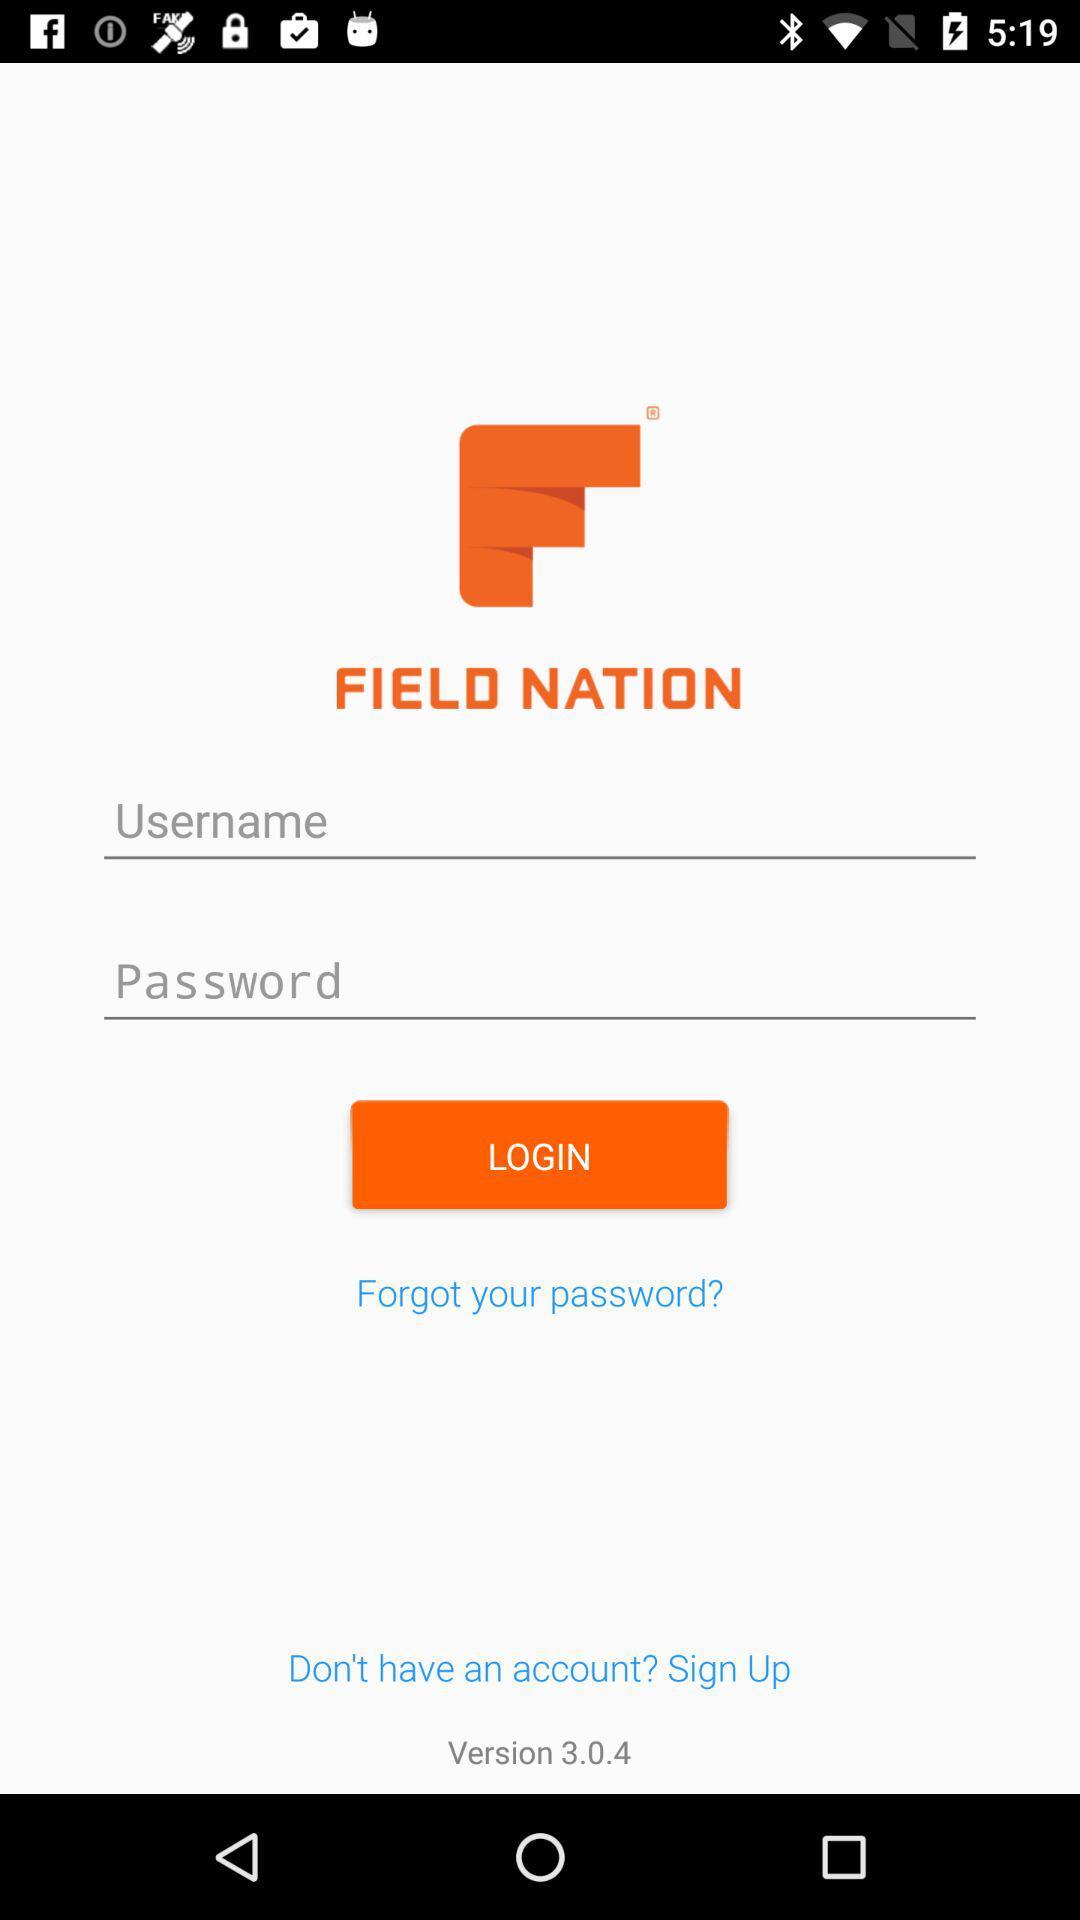 This screenshot has width=1080, height=1920. I want to click on the icon below the forgot your password? icon, so click(538, 1667).